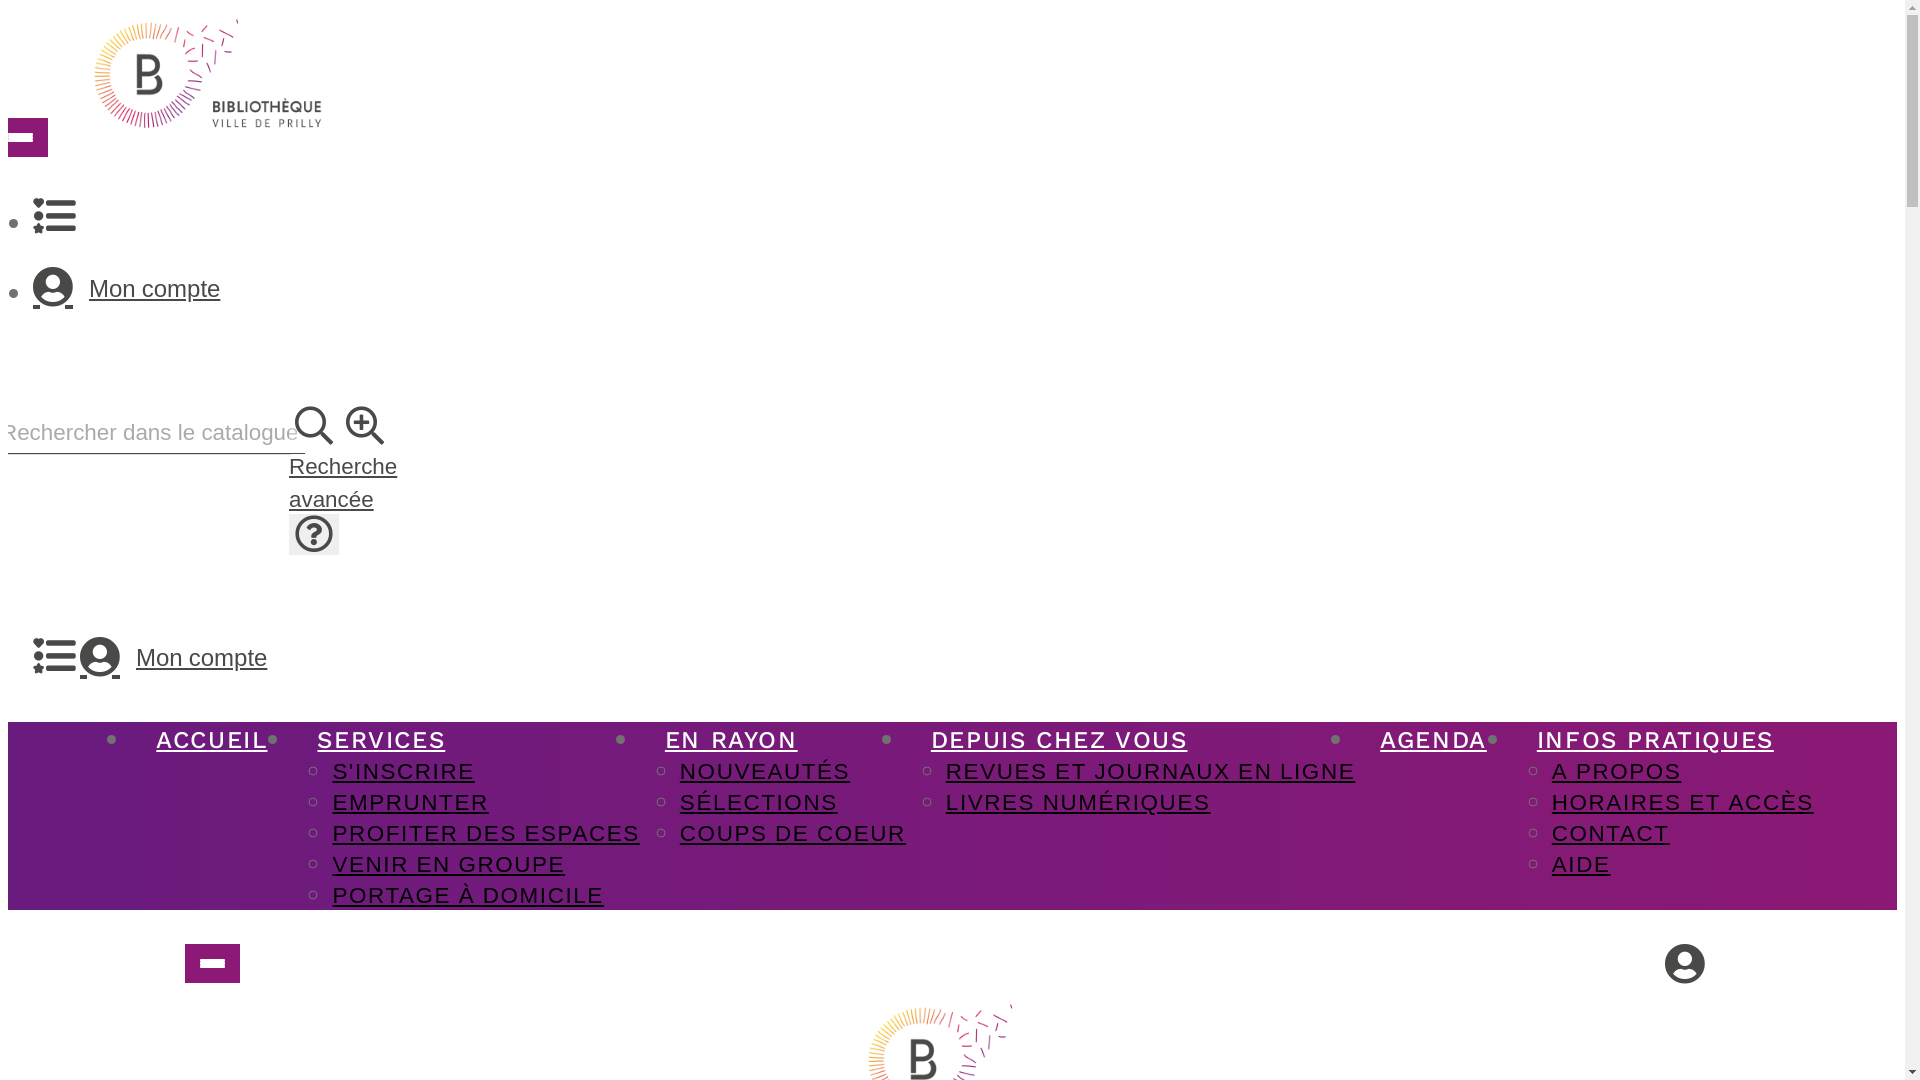 The image size is (1920, 1080). What do you see at coordinates (485, 832) in the screenshot?
I see `'PROFITER DES ESPACES'` at bounding box center [485, 832].